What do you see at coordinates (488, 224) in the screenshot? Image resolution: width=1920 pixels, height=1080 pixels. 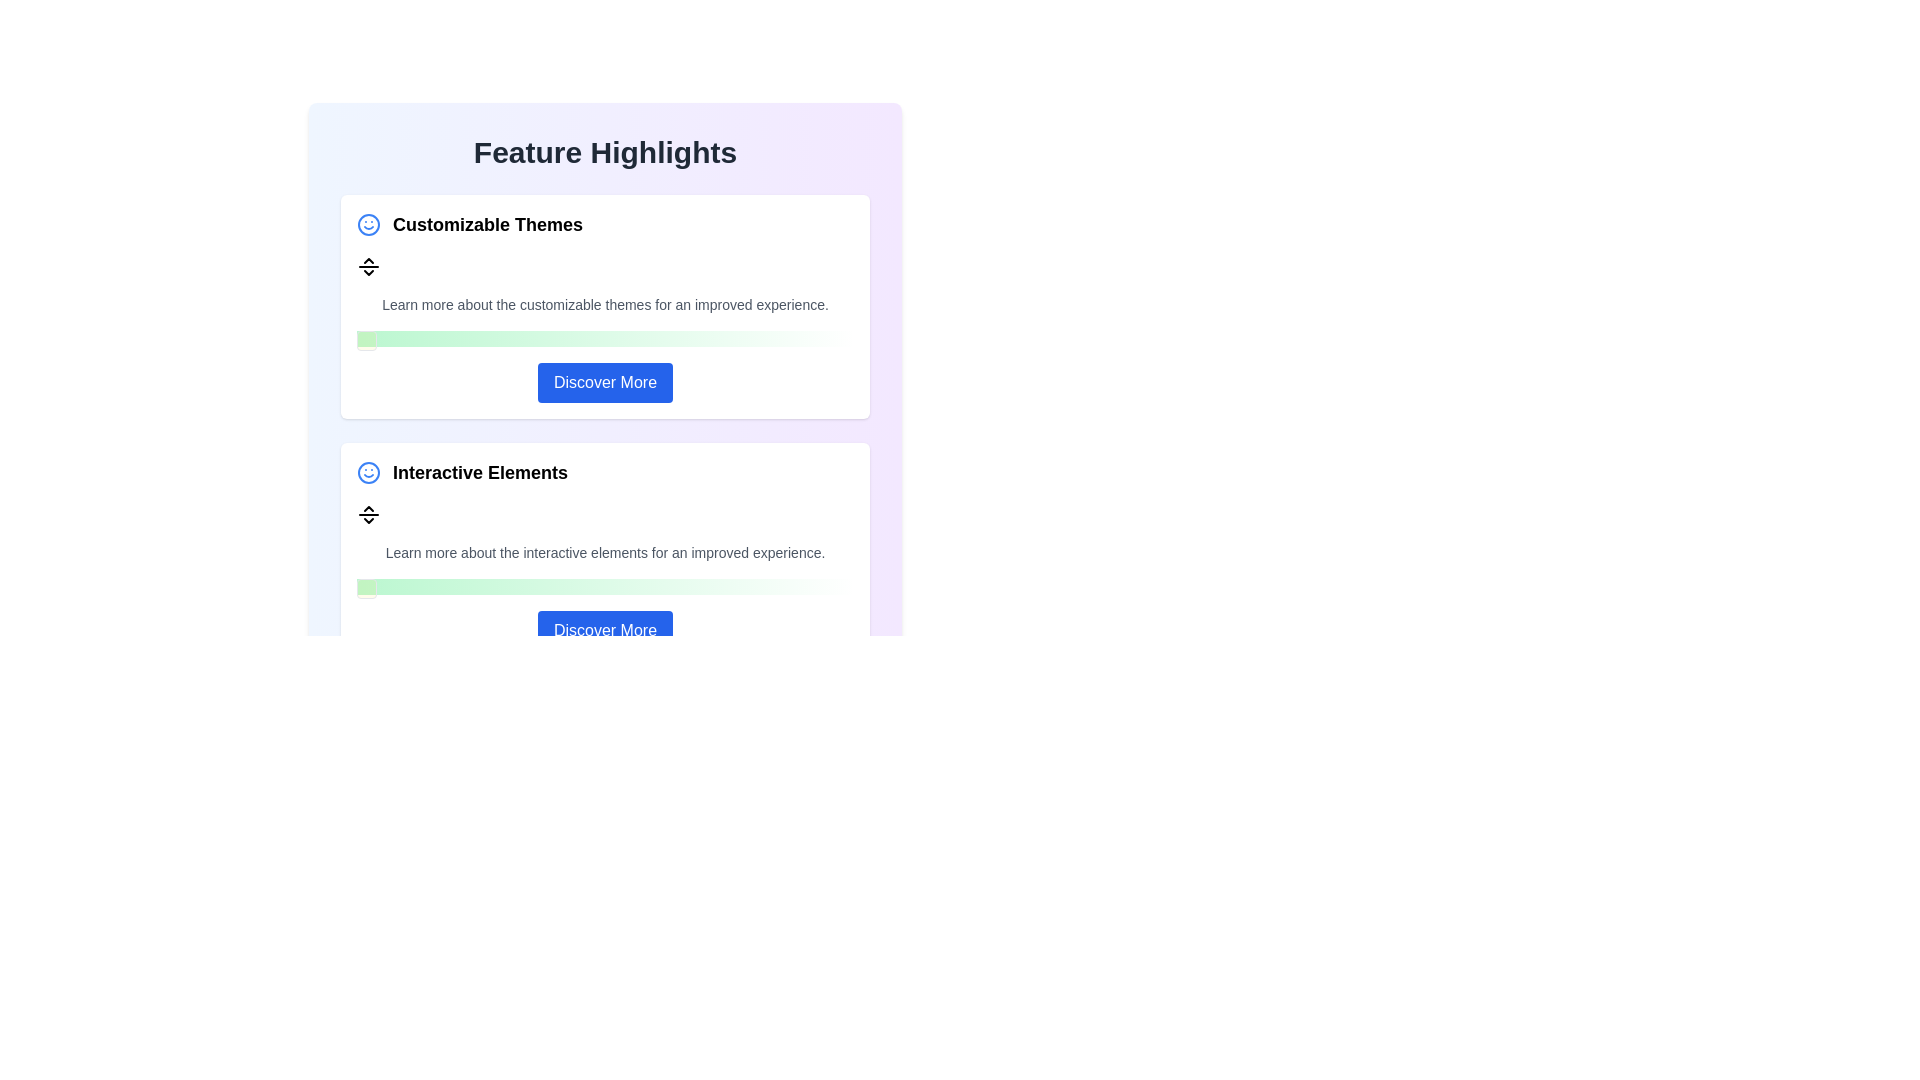 I see `the 'Customizable Themes' static text header which is styled in a large, bold font and is prominently located in the top section of the 'Feature Highlights' interface` at bounding box center [488, 224].